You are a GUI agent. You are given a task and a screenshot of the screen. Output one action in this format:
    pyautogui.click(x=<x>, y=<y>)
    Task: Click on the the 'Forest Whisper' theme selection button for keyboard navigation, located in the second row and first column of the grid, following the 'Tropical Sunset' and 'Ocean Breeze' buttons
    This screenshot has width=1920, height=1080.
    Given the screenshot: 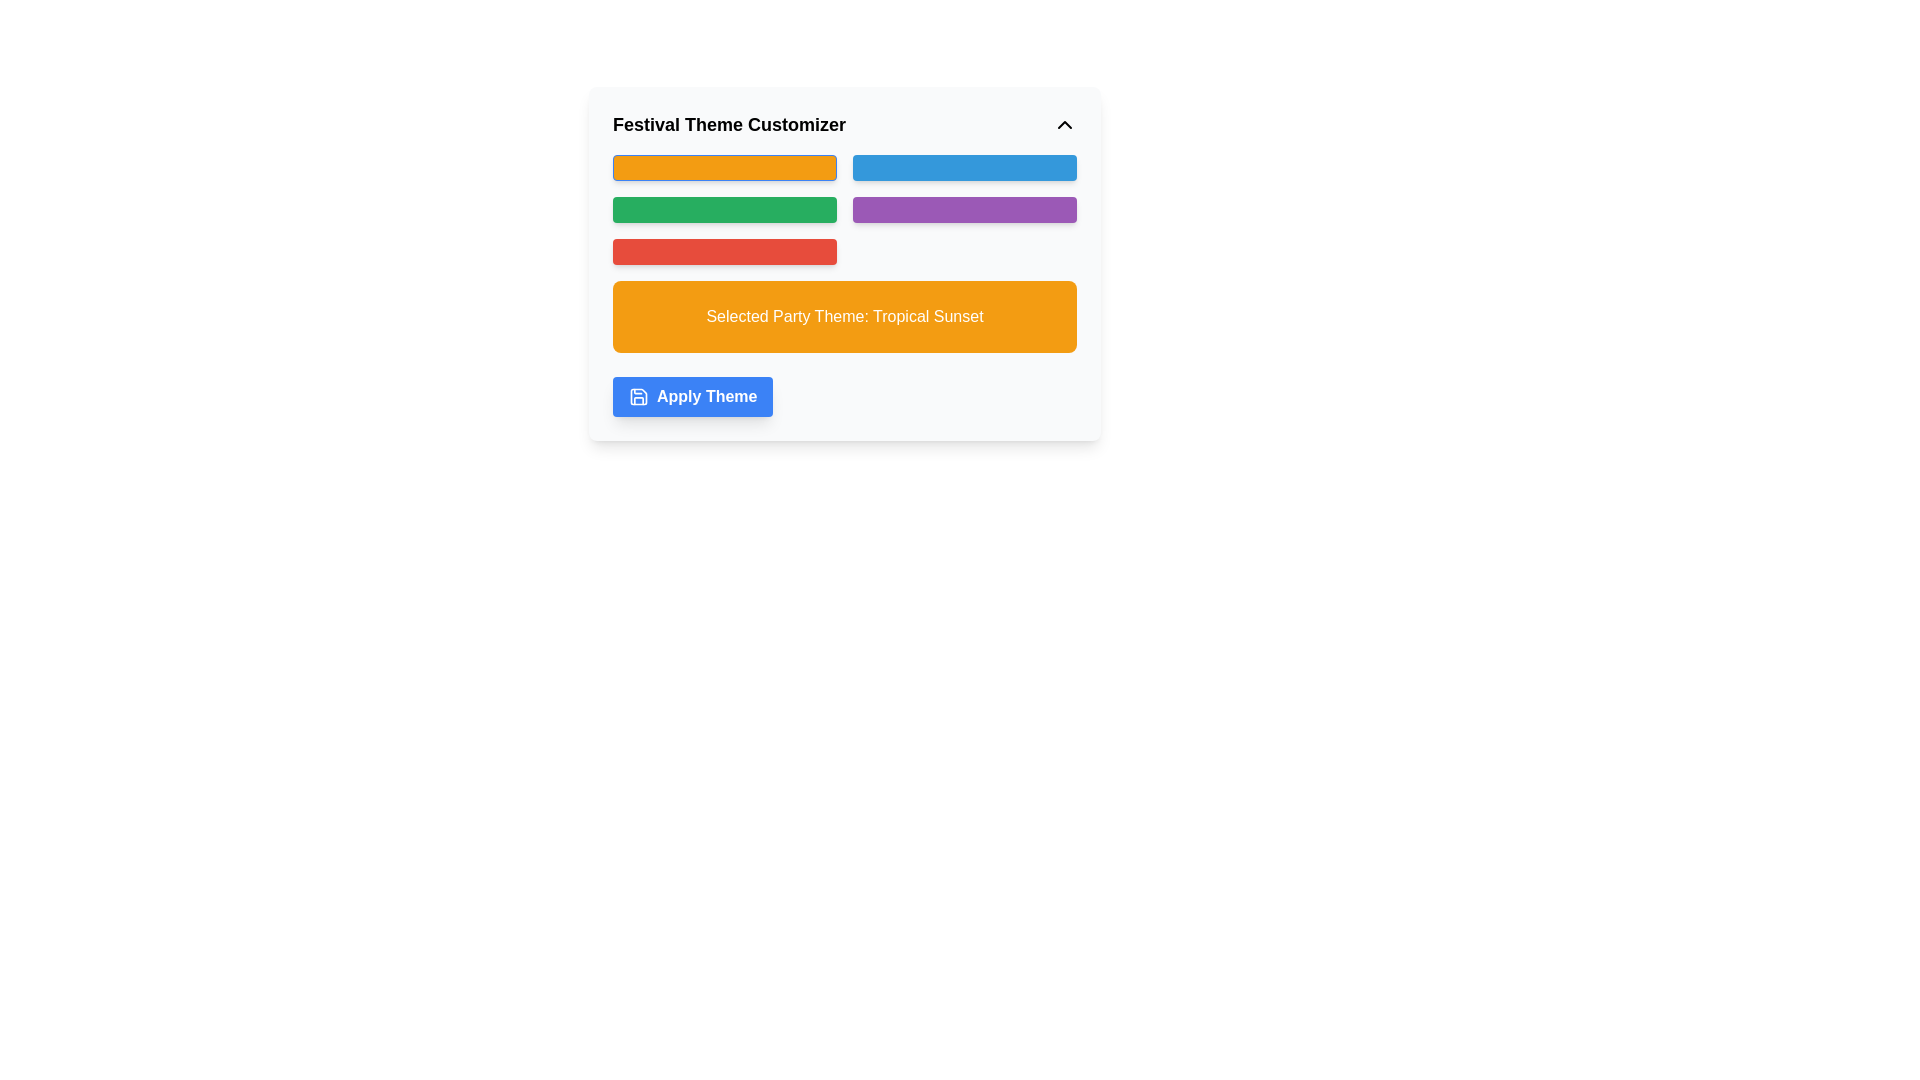 What is the action you would take?
    pyautogui.click(x=723, y=209)
    